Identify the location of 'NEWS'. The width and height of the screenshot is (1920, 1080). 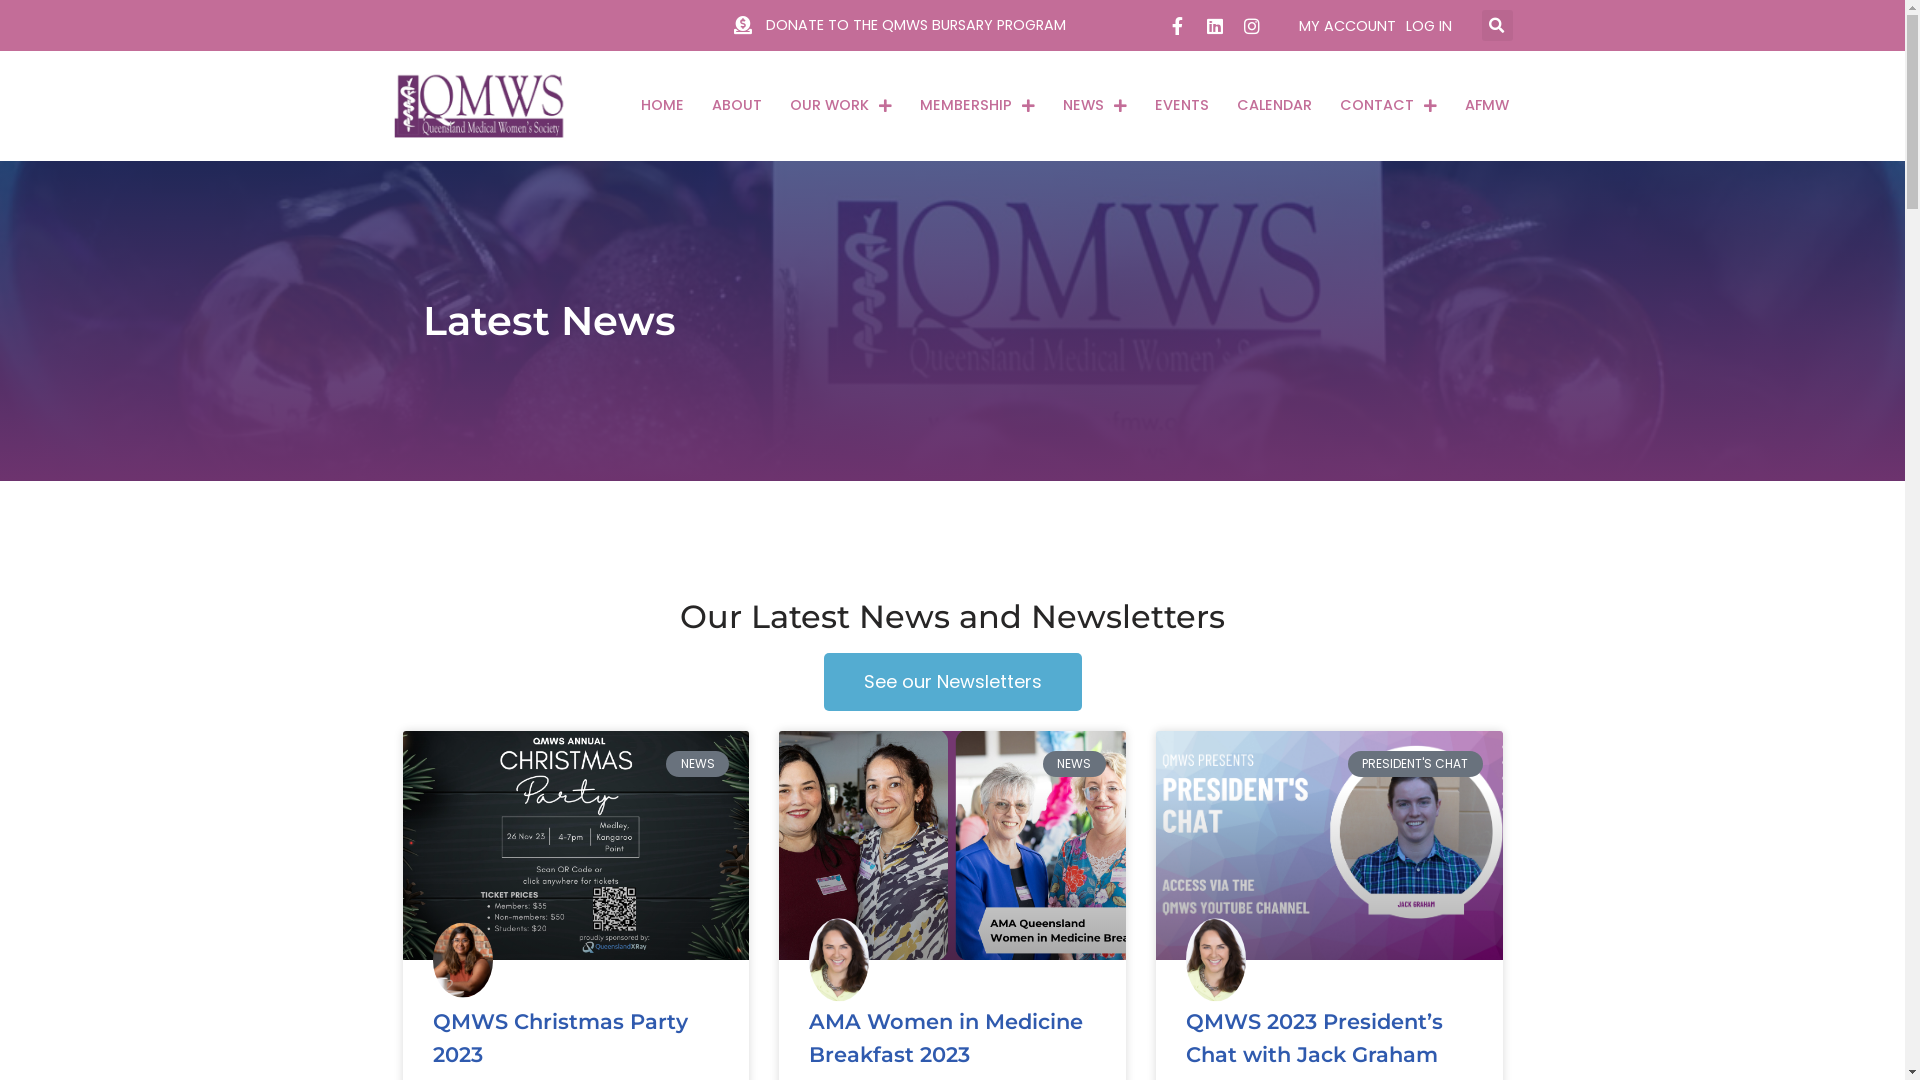
(1093, 105).